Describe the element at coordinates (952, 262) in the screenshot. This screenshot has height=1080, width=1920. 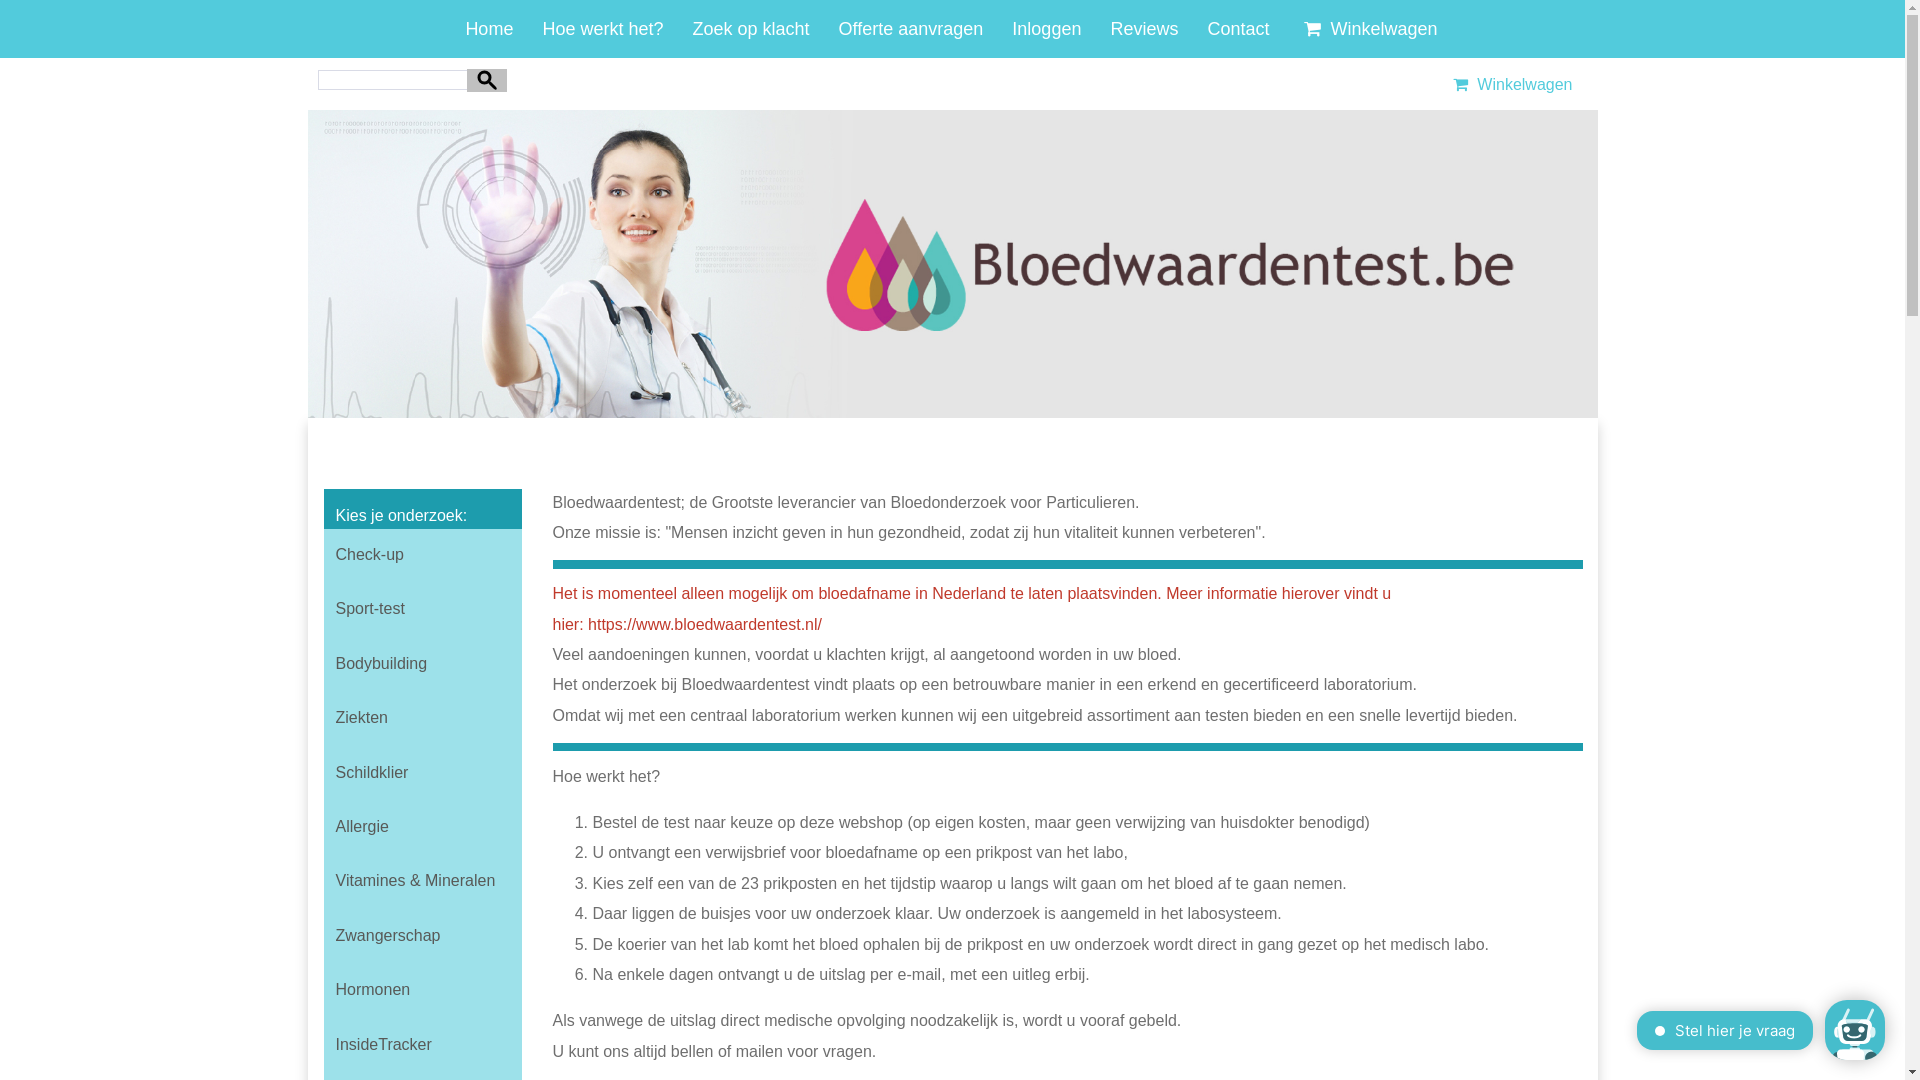
I see `'headerlogogrootbejpg'` at that location.